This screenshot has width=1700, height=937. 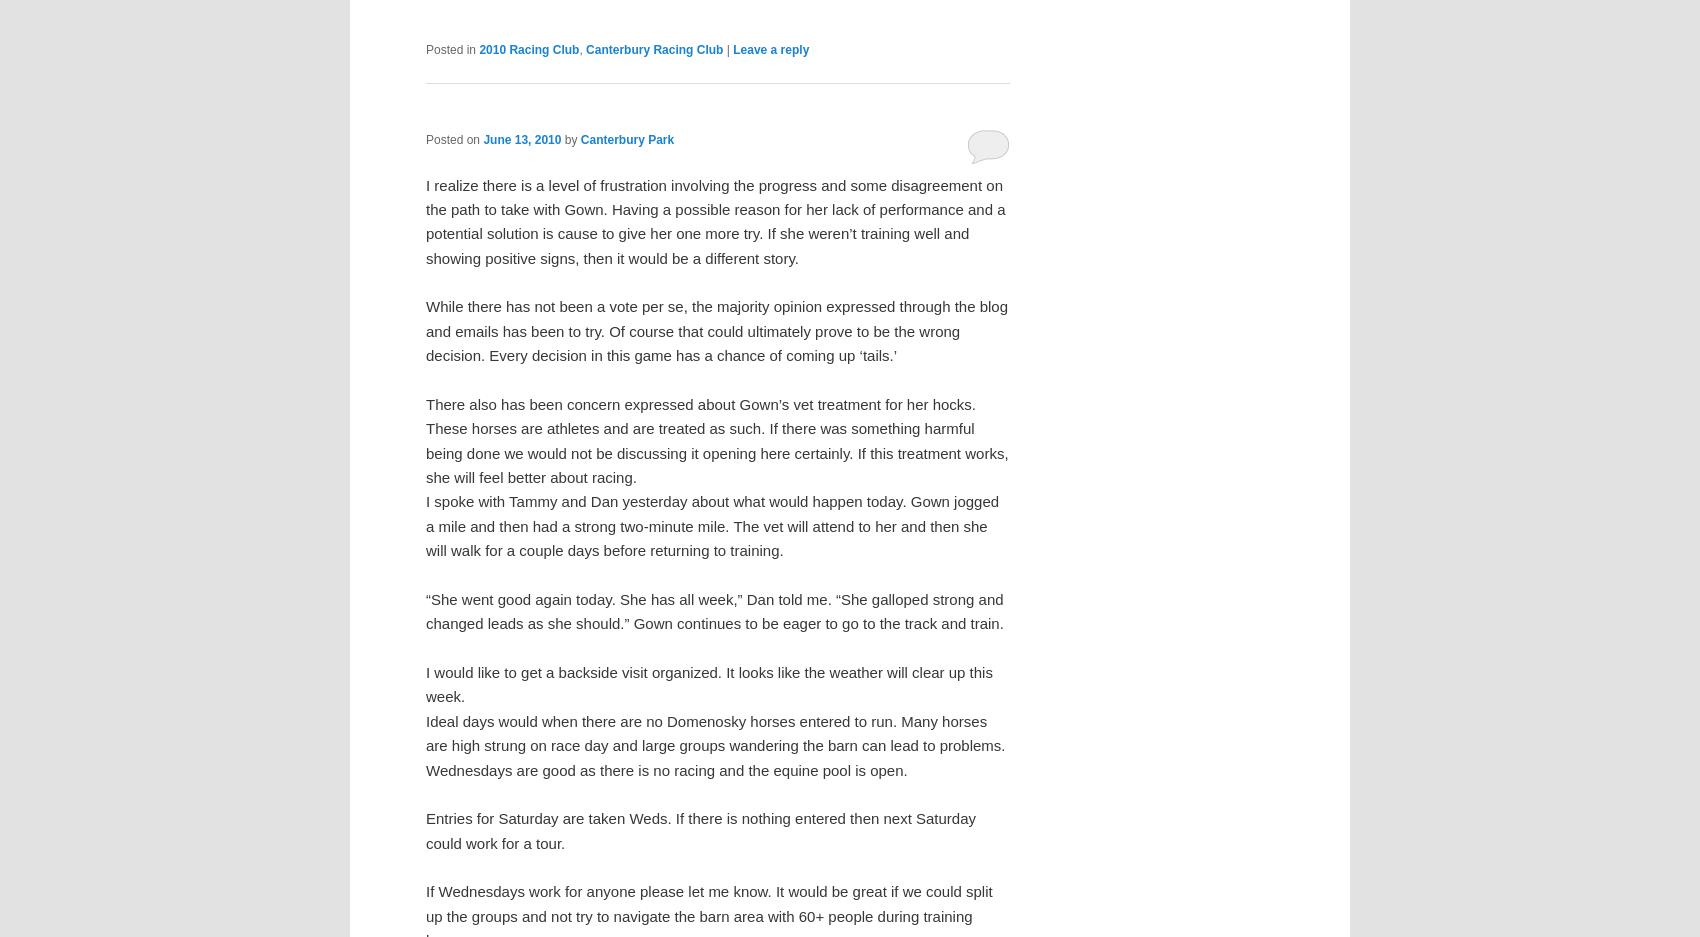 What do you see at coordinates (522, 139) in the screenshot?
I see `'June 13, 2010'` at bounding box center [522, 139].